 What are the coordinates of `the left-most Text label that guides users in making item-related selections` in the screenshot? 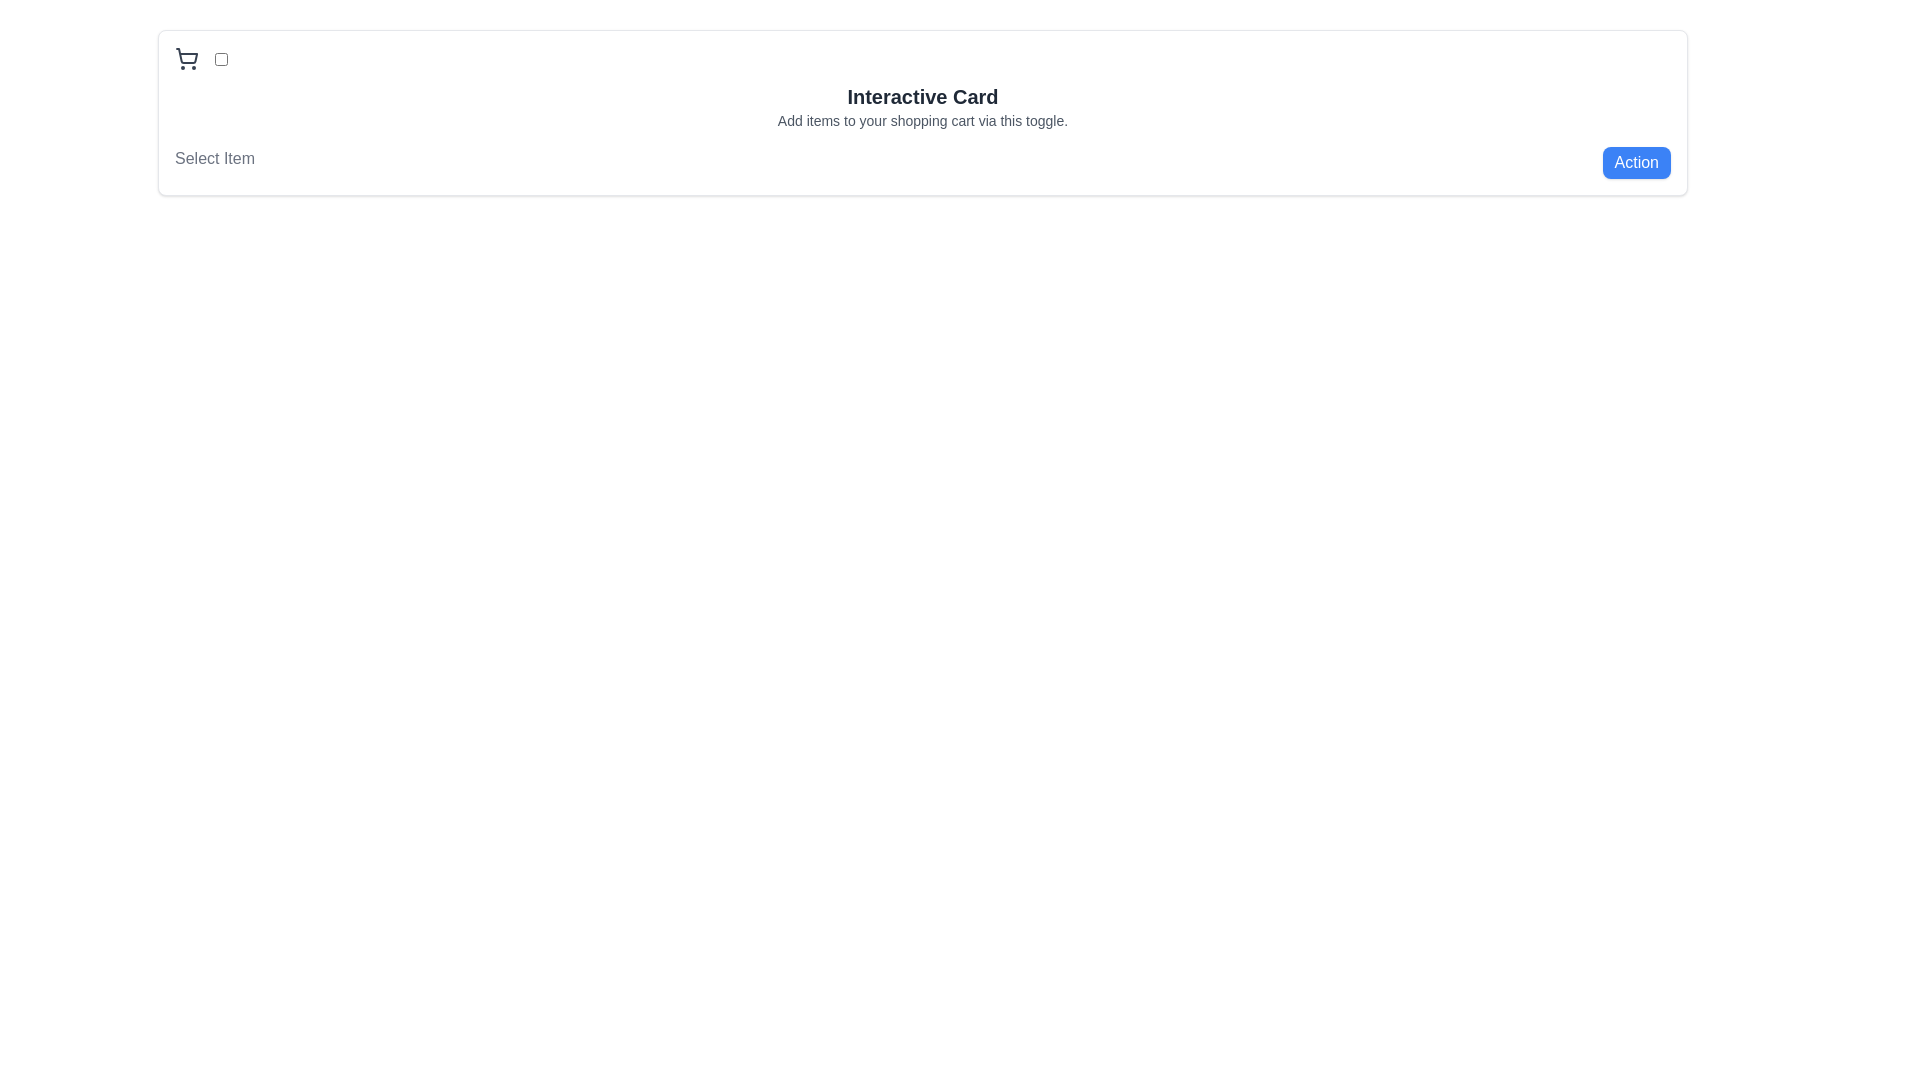 It's located at (215, 161).